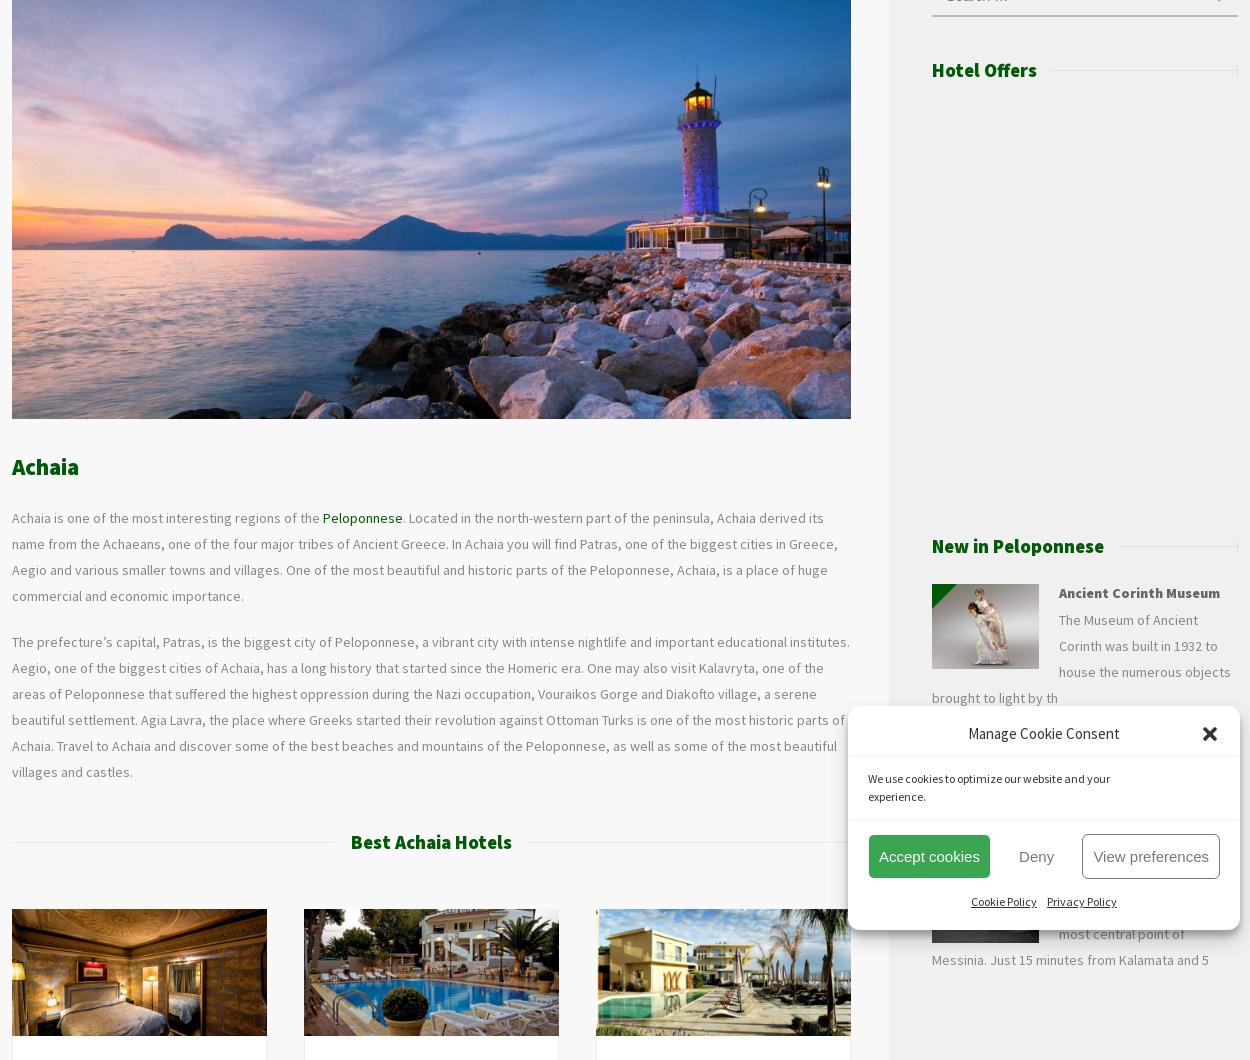 This screenshot has width=1250, height=1060. I want to click on 'Kleopatra Inn is located in the most central point of Messinia. Just 15 minutes from Kalamata and 5', so click(1082, 932).